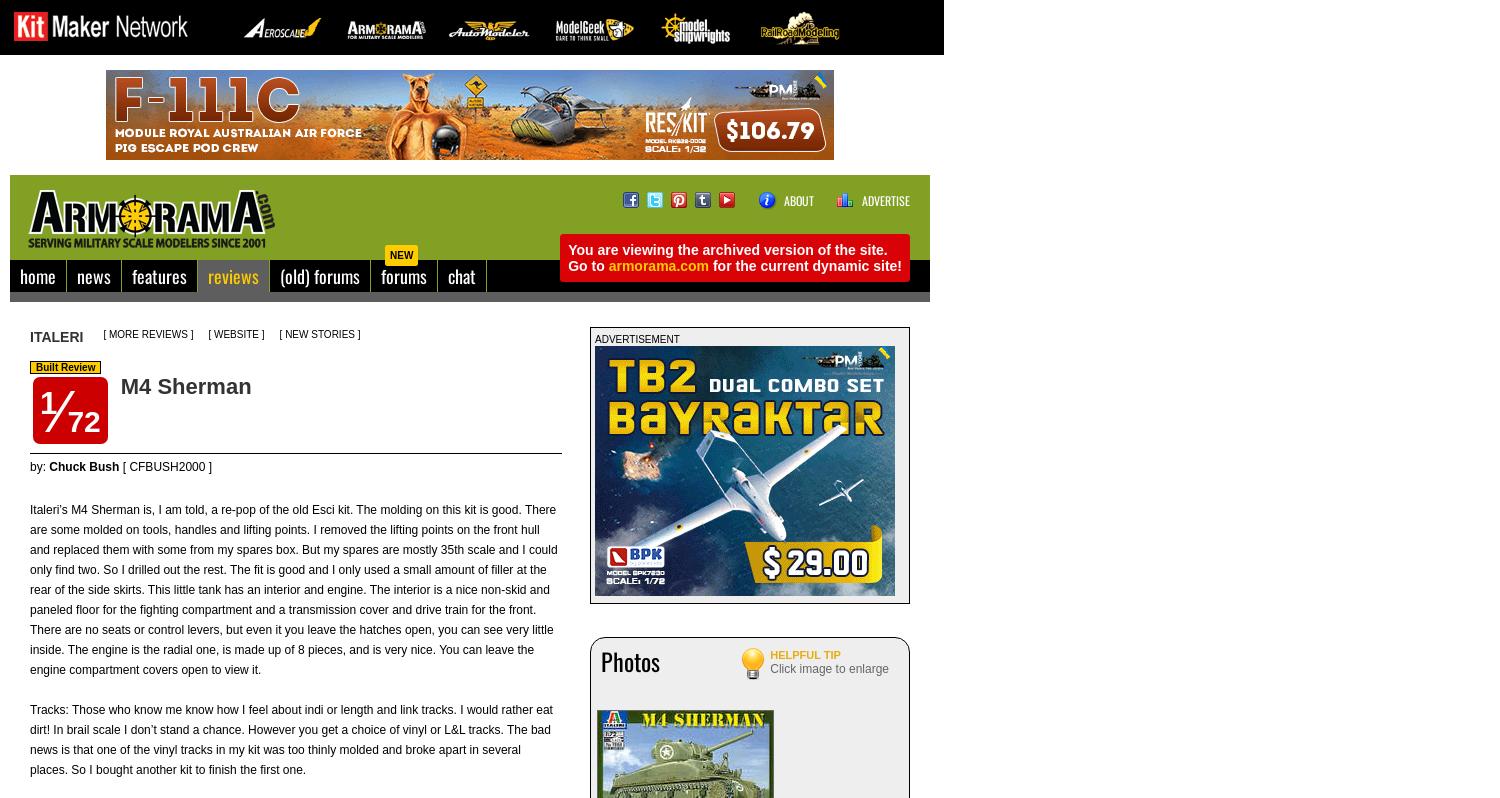  Describe the element at coordinates (293, 588) in the screenshot. I see `'Italeri’s M4 Sherman is, I am told, a re-pop of the old Esci kit. The molding on this kit is good.  There are some molded on tools, handles and lifting points. I removed the lifting points on the front hull and replaced them with some from my spares box. But my spares are mostly 35th scale and I could only find two. So I drilled out the rest. The fit is good and I only used a small amount of filler at the rear of the side skirts. This little tank has an interior and engine. The interior is a nice non-skid and paneled floor for the fighting compartment and a transmission cover and drive train for the front.  There are no seats or control levers, but even it you leave the hatches open, you can see very little inside. The engine is the radial one, is made up of 8 pieces, and is very nice.  You can leave the engine compartment covers open to view it.'` at that location.